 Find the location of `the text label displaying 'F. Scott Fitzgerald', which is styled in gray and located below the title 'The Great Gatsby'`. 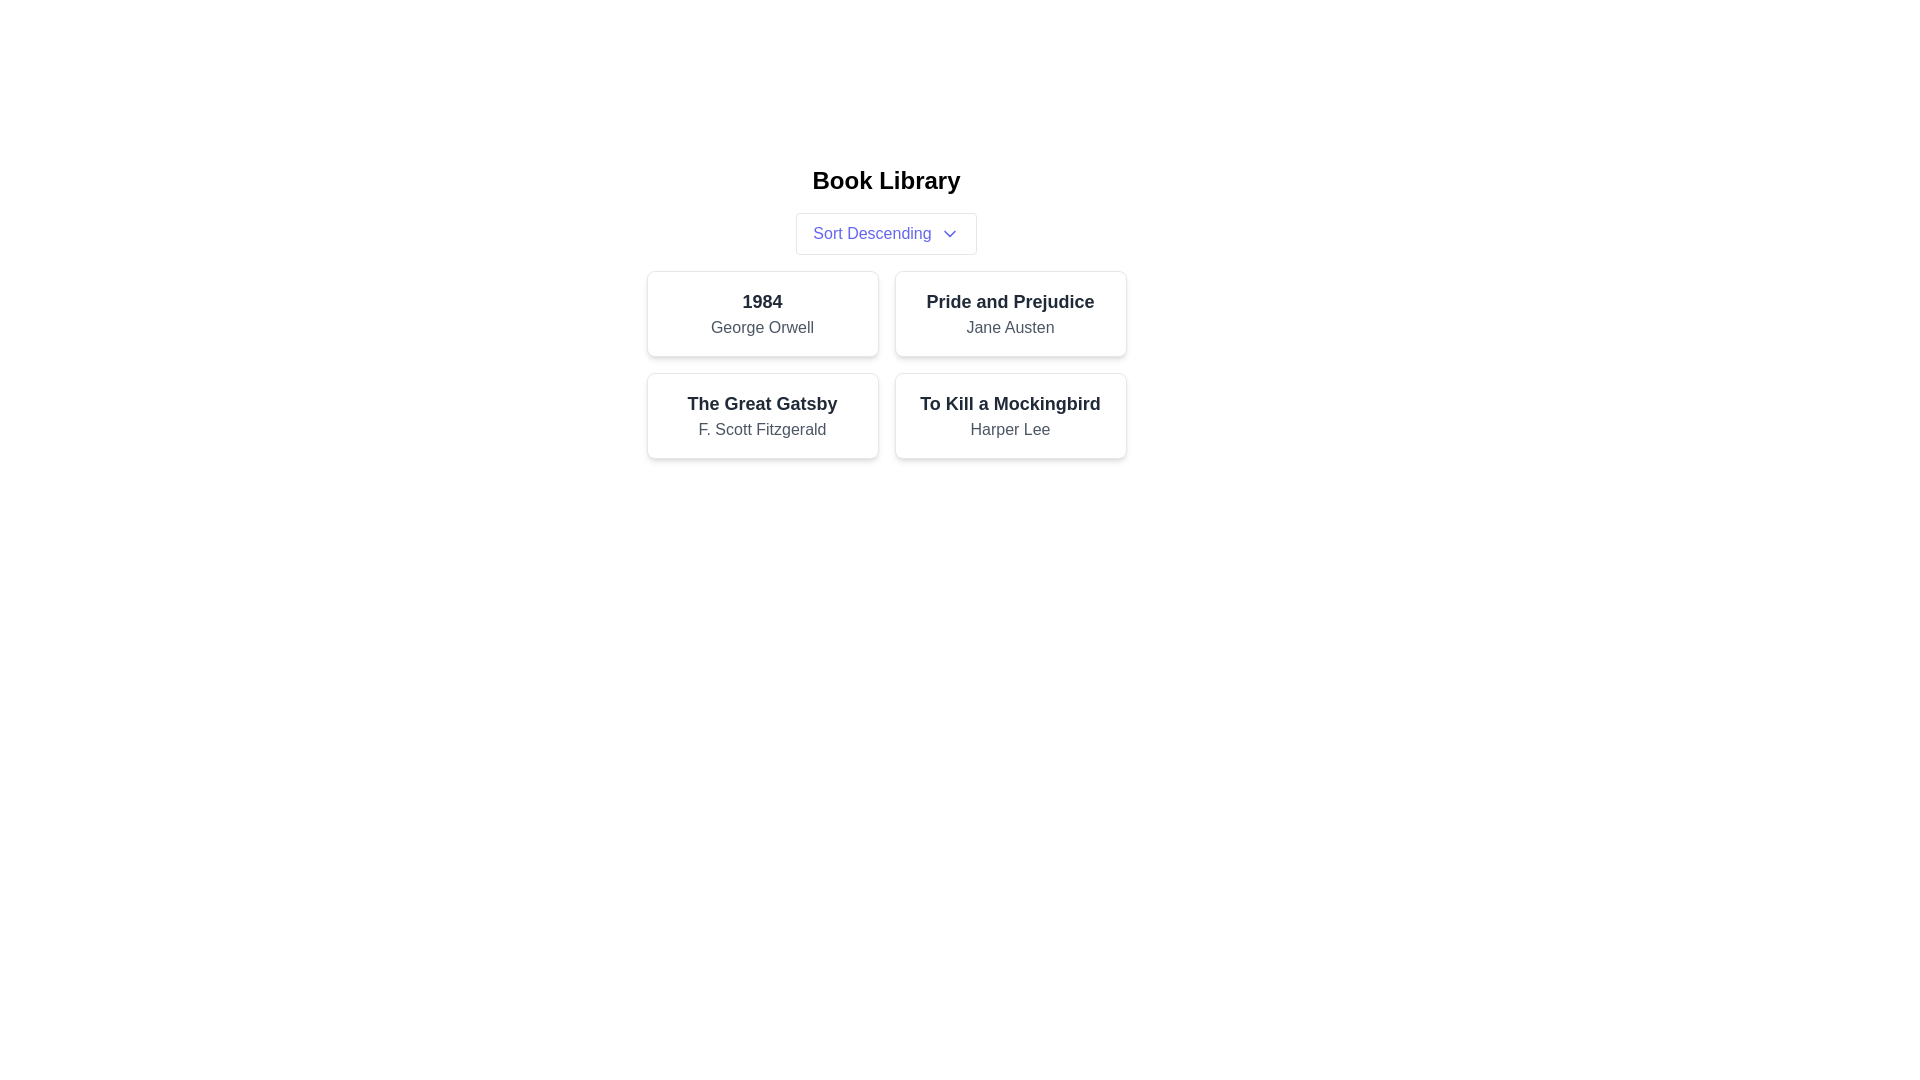

the text label displaying 'F. Scott Fitzgerald', which is styled in gray and located below the title 'The Great Gatsby' is located at coordinates (761, 428).